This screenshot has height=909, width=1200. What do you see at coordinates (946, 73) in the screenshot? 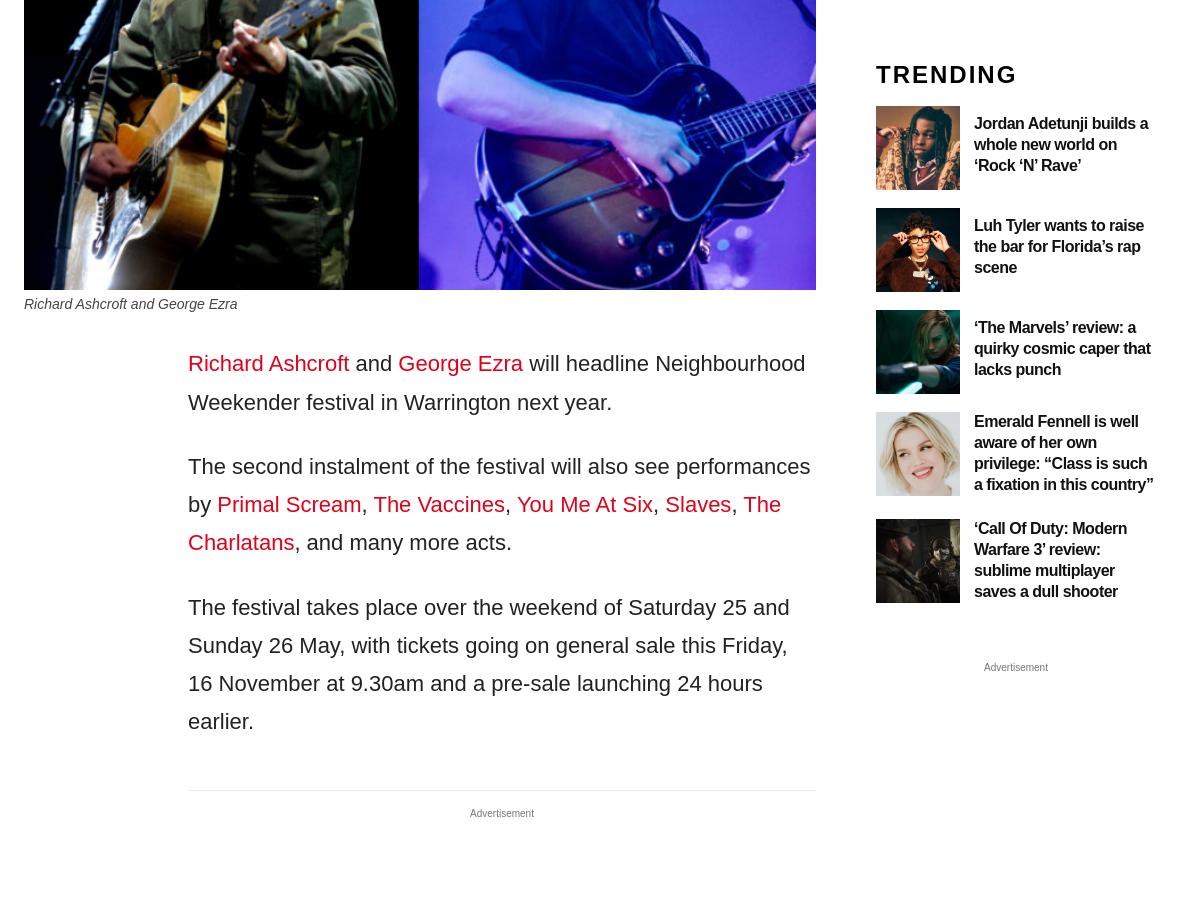
I see `'TRENDING'` at bounding box center [946, 73].